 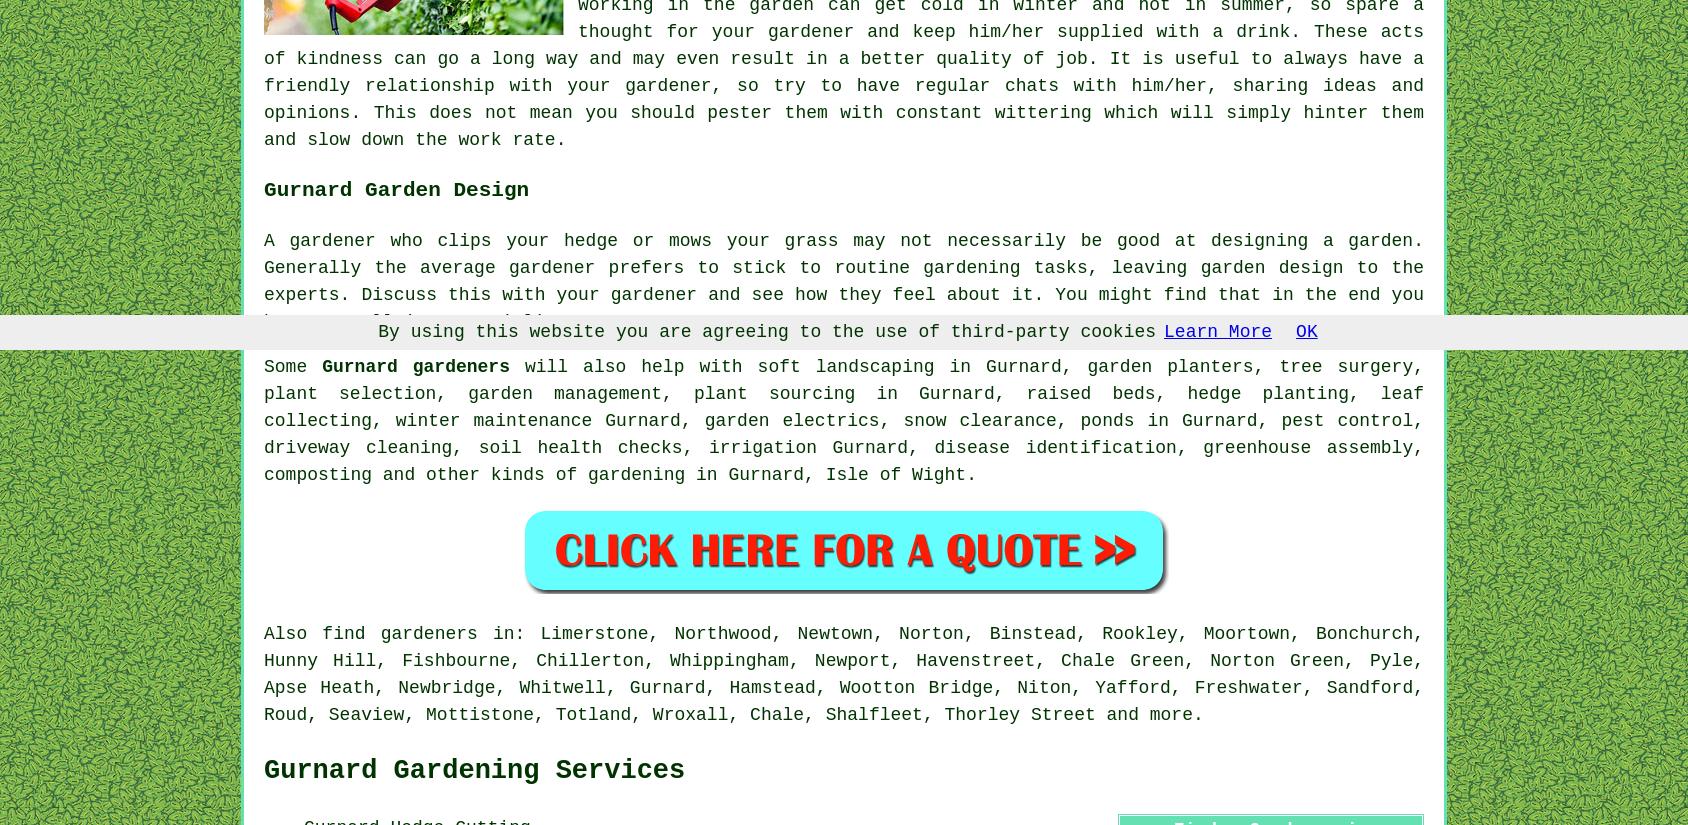 What do you see at coordinates (415, 365) in the screenshot?
I see `'Gurnard gardeners'` at bounding box center [415, 365].